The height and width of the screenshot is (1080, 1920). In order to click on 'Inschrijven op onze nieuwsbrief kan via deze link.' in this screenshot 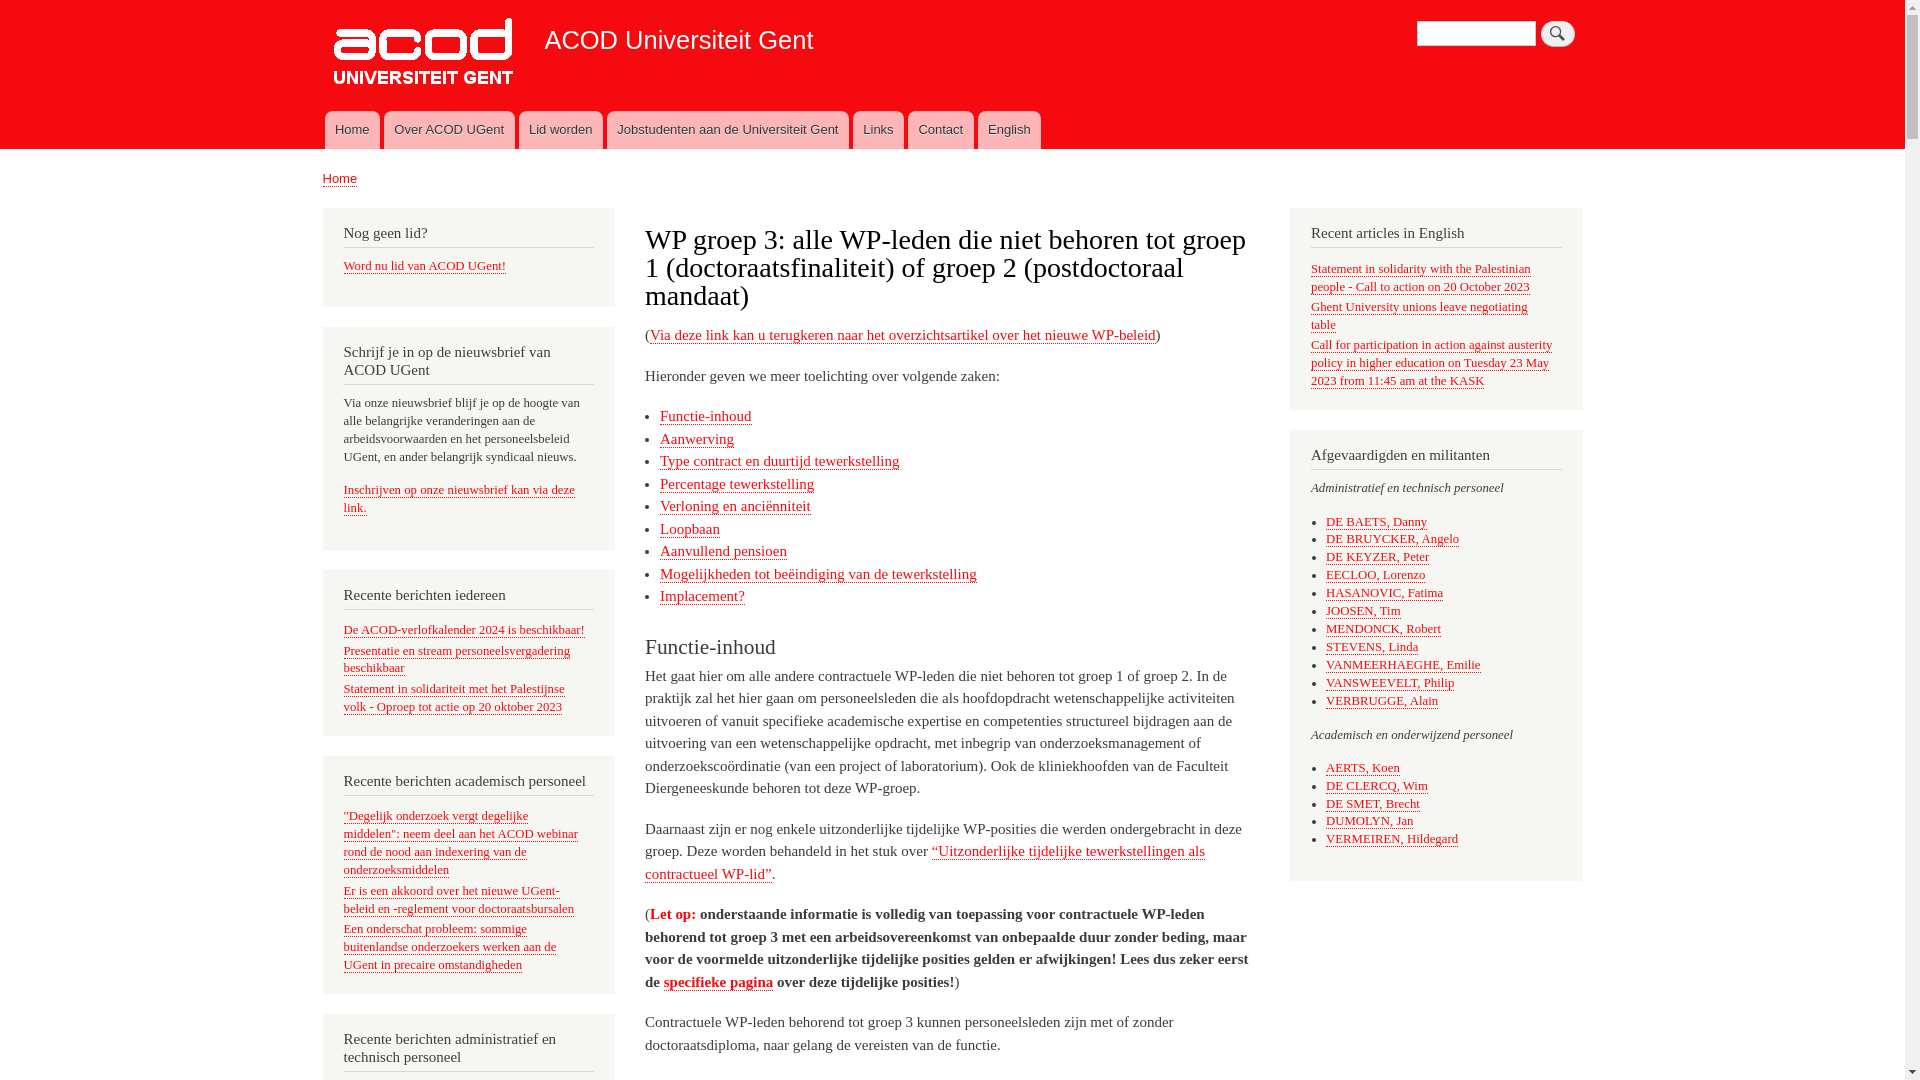, I will do `click(344, 498)`.